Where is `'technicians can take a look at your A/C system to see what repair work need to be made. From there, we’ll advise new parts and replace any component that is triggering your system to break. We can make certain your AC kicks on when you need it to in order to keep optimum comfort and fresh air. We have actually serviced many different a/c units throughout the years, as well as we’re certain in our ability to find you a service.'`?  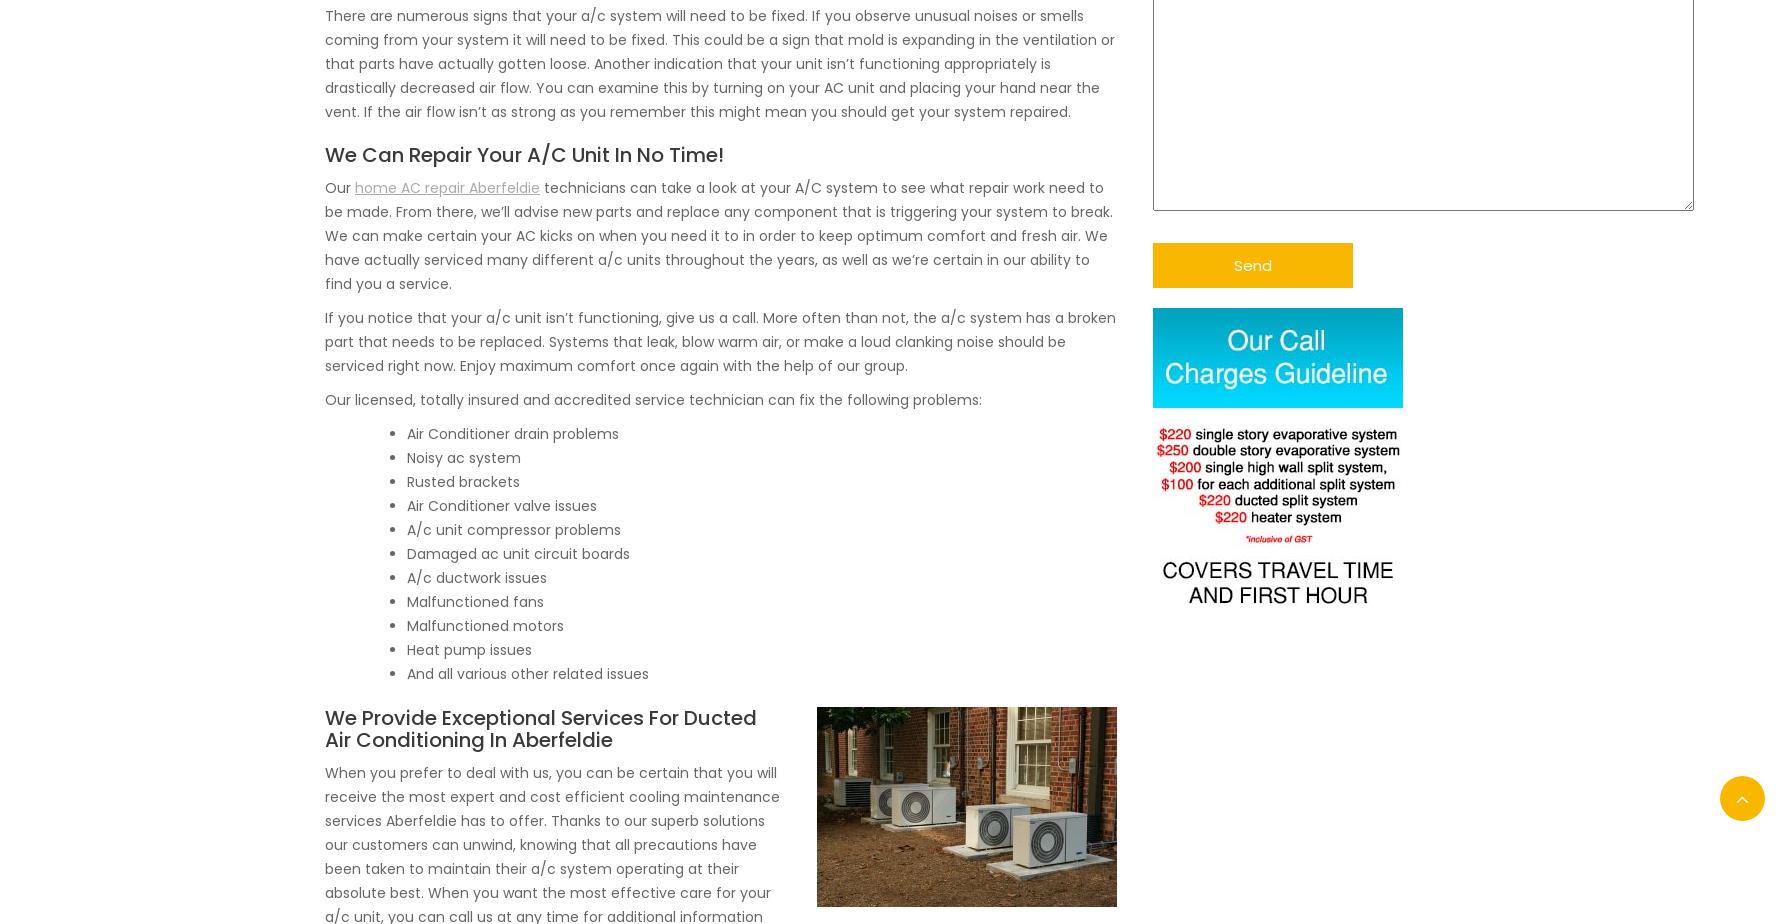
'technicians can take a look at your A/C system to see what repair work need to be made. From there, we’ll advise new parts and replace any component that is triggering your system to break. We can make certain your AC kicks on when you need it to in order to keep optimum comfort and fresh air. We have actually serviced many different a/c units throughout the years, as well as we’re certain in our ability to find you a service.' is located at coordinates (718, 233).